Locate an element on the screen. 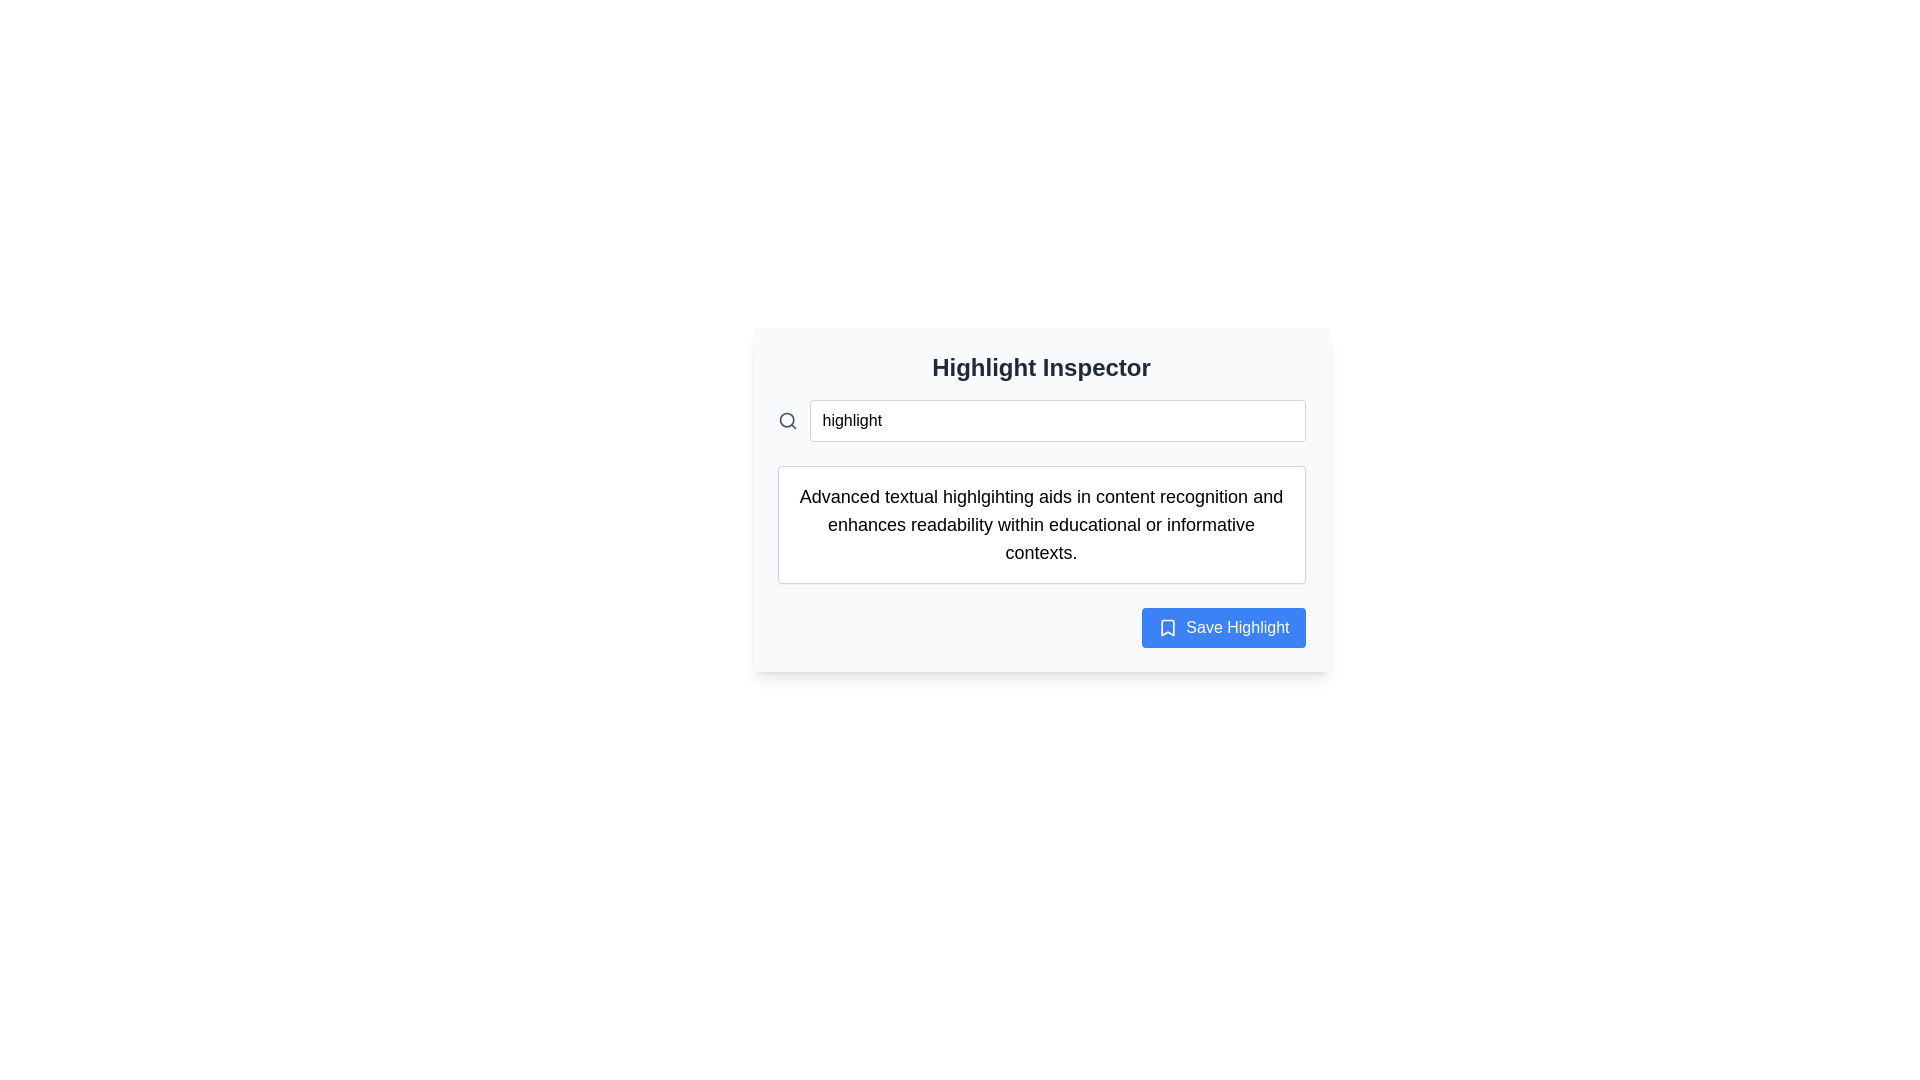  the blue rectangular button labeled 'Save Highlight' with rounded corners located at the bottom right of the card is located at coordinates (1223, 627).